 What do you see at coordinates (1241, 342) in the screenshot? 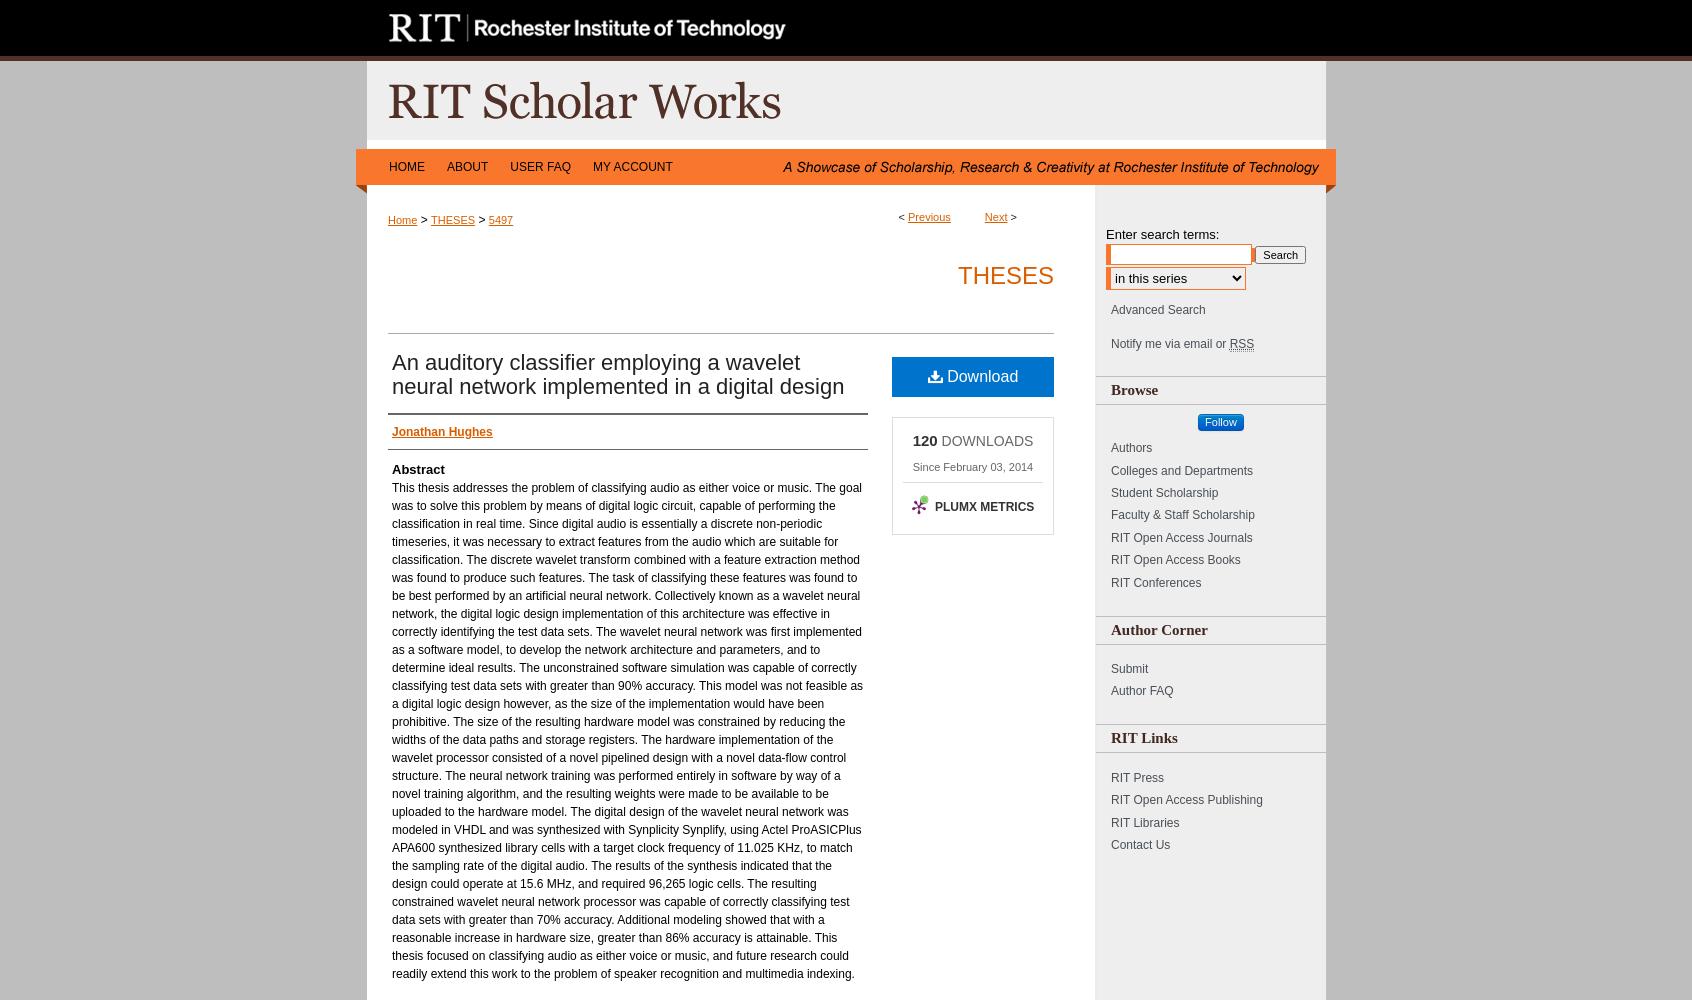
I see `'RSS'` at bounding box center [1241, 342].